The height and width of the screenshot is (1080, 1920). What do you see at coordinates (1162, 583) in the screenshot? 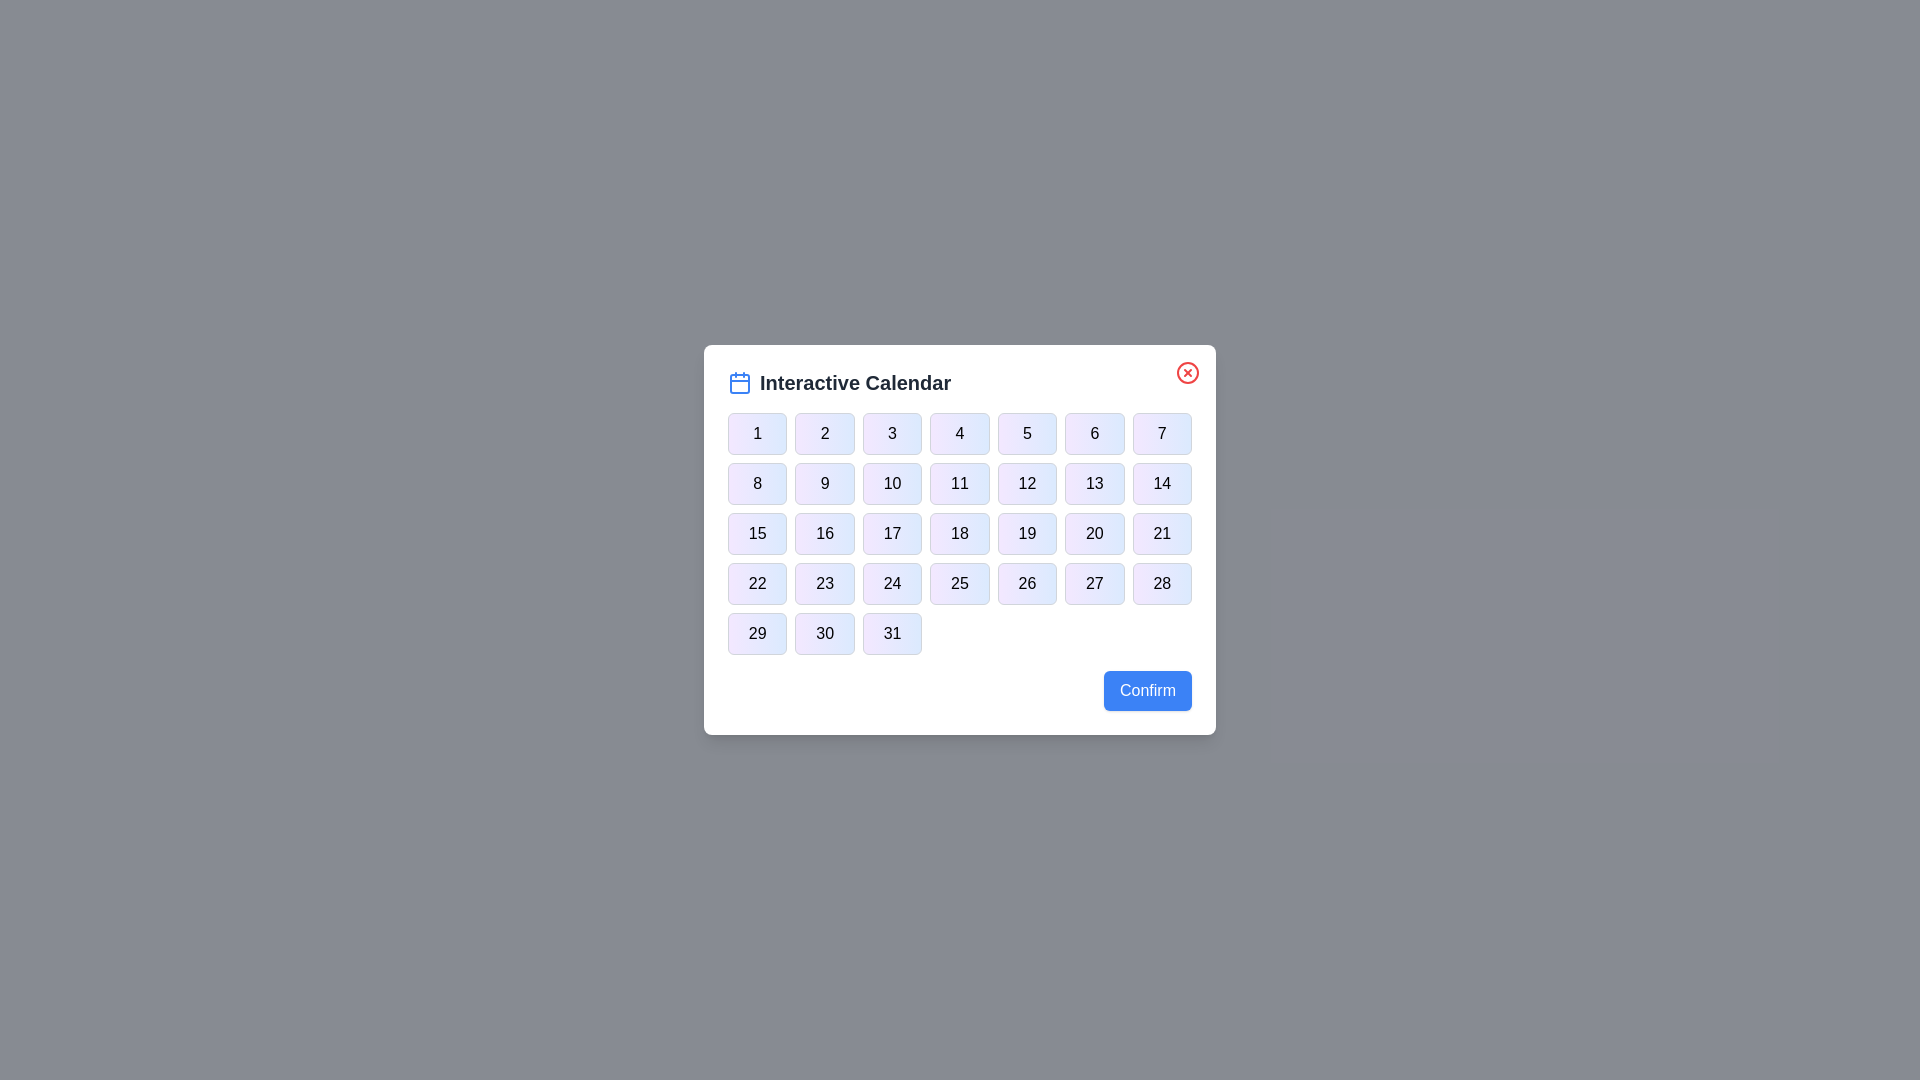
I see `the button corresponding to day 28 in the calendar` at bounding box center [1162, 583].